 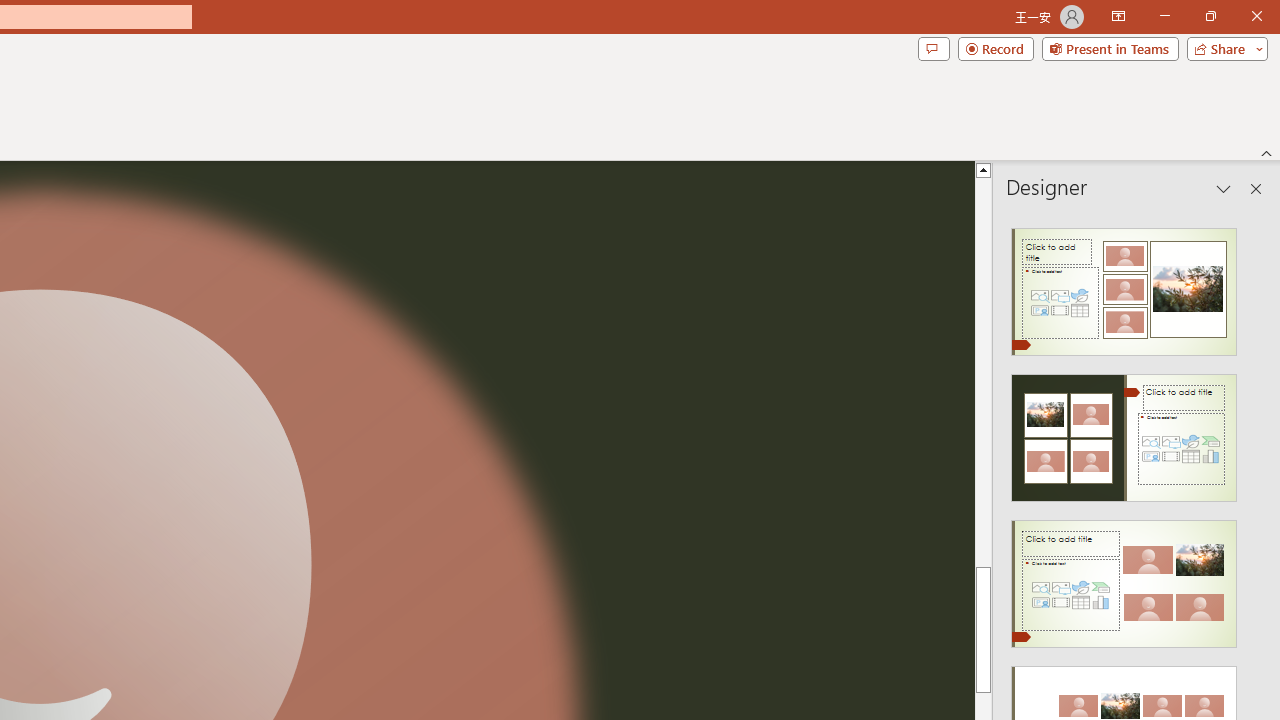 I want to click on 'Present in Teams', so click(x=1109, y=47).